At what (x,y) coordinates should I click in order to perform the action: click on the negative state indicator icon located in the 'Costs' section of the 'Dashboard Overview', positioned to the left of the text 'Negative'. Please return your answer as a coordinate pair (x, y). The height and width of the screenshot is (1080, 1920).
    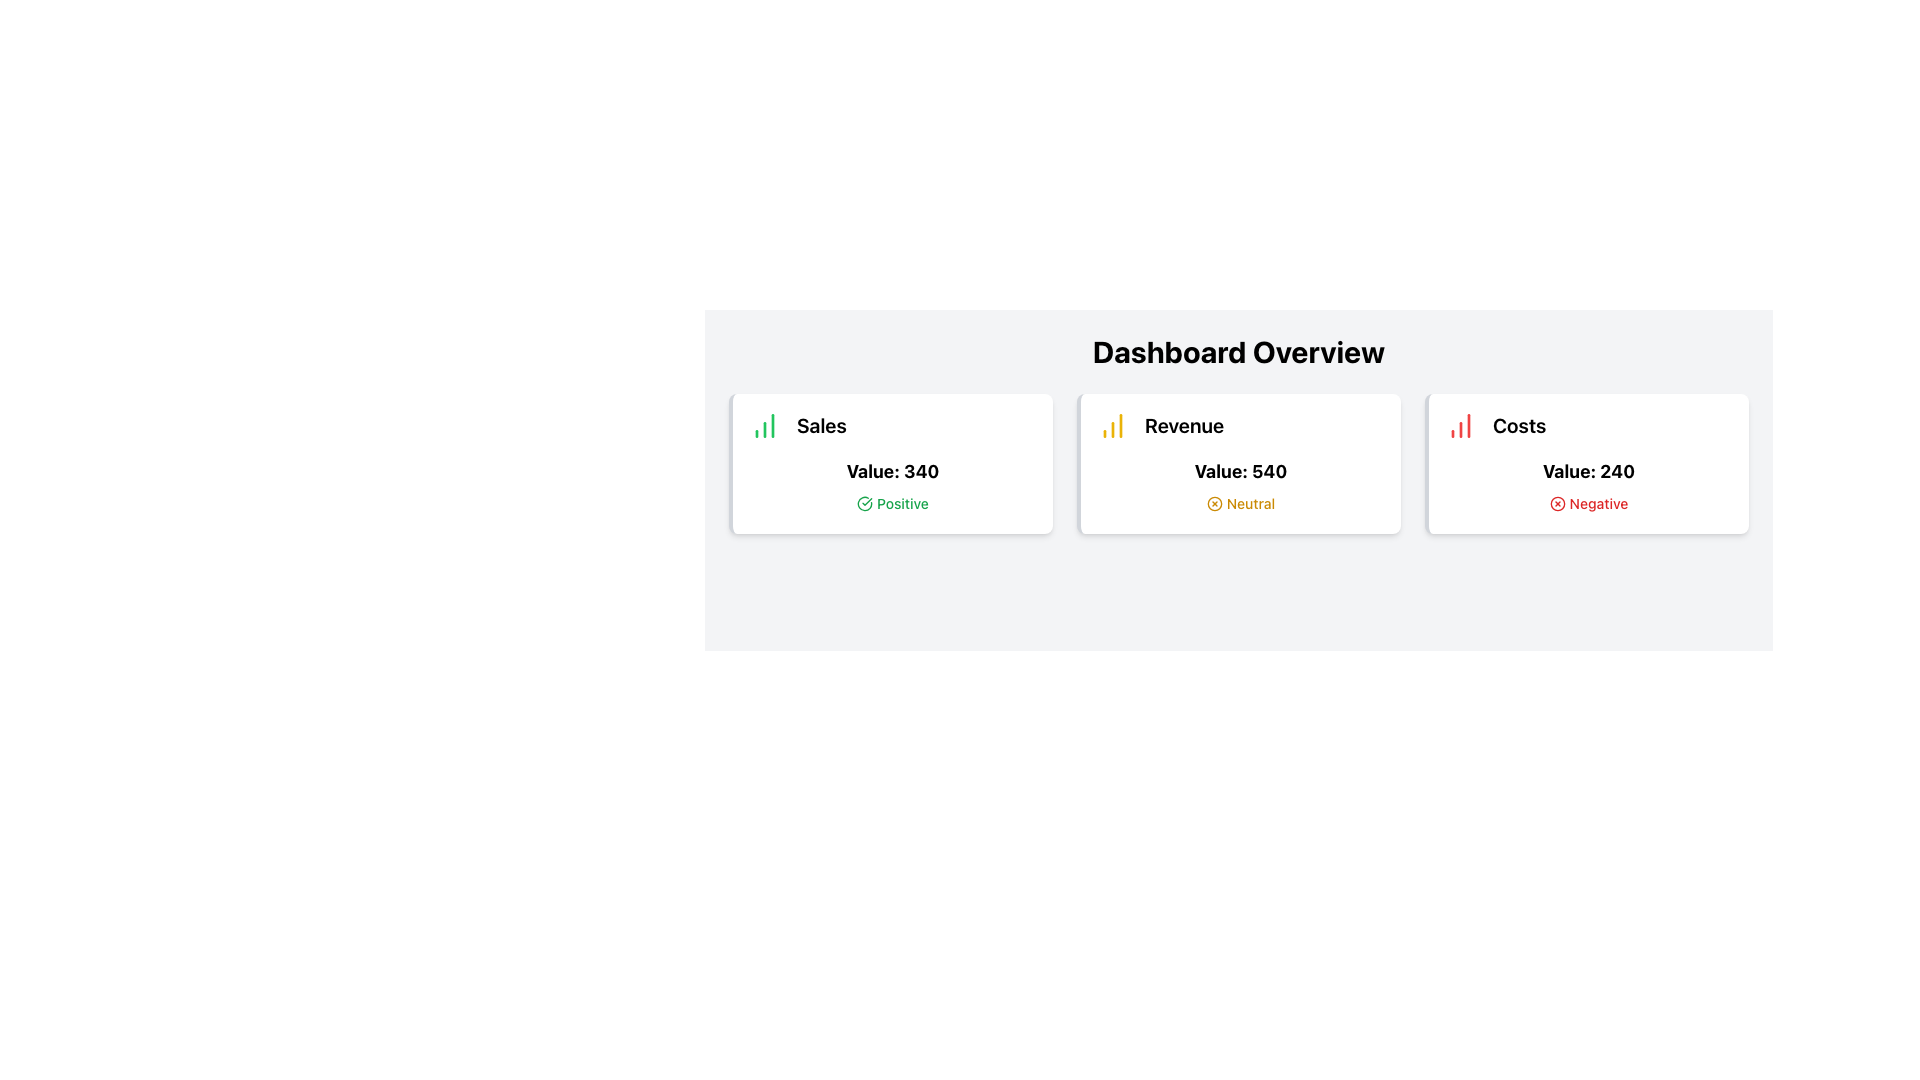
    Looking at the image, I should click on (1556, 503).